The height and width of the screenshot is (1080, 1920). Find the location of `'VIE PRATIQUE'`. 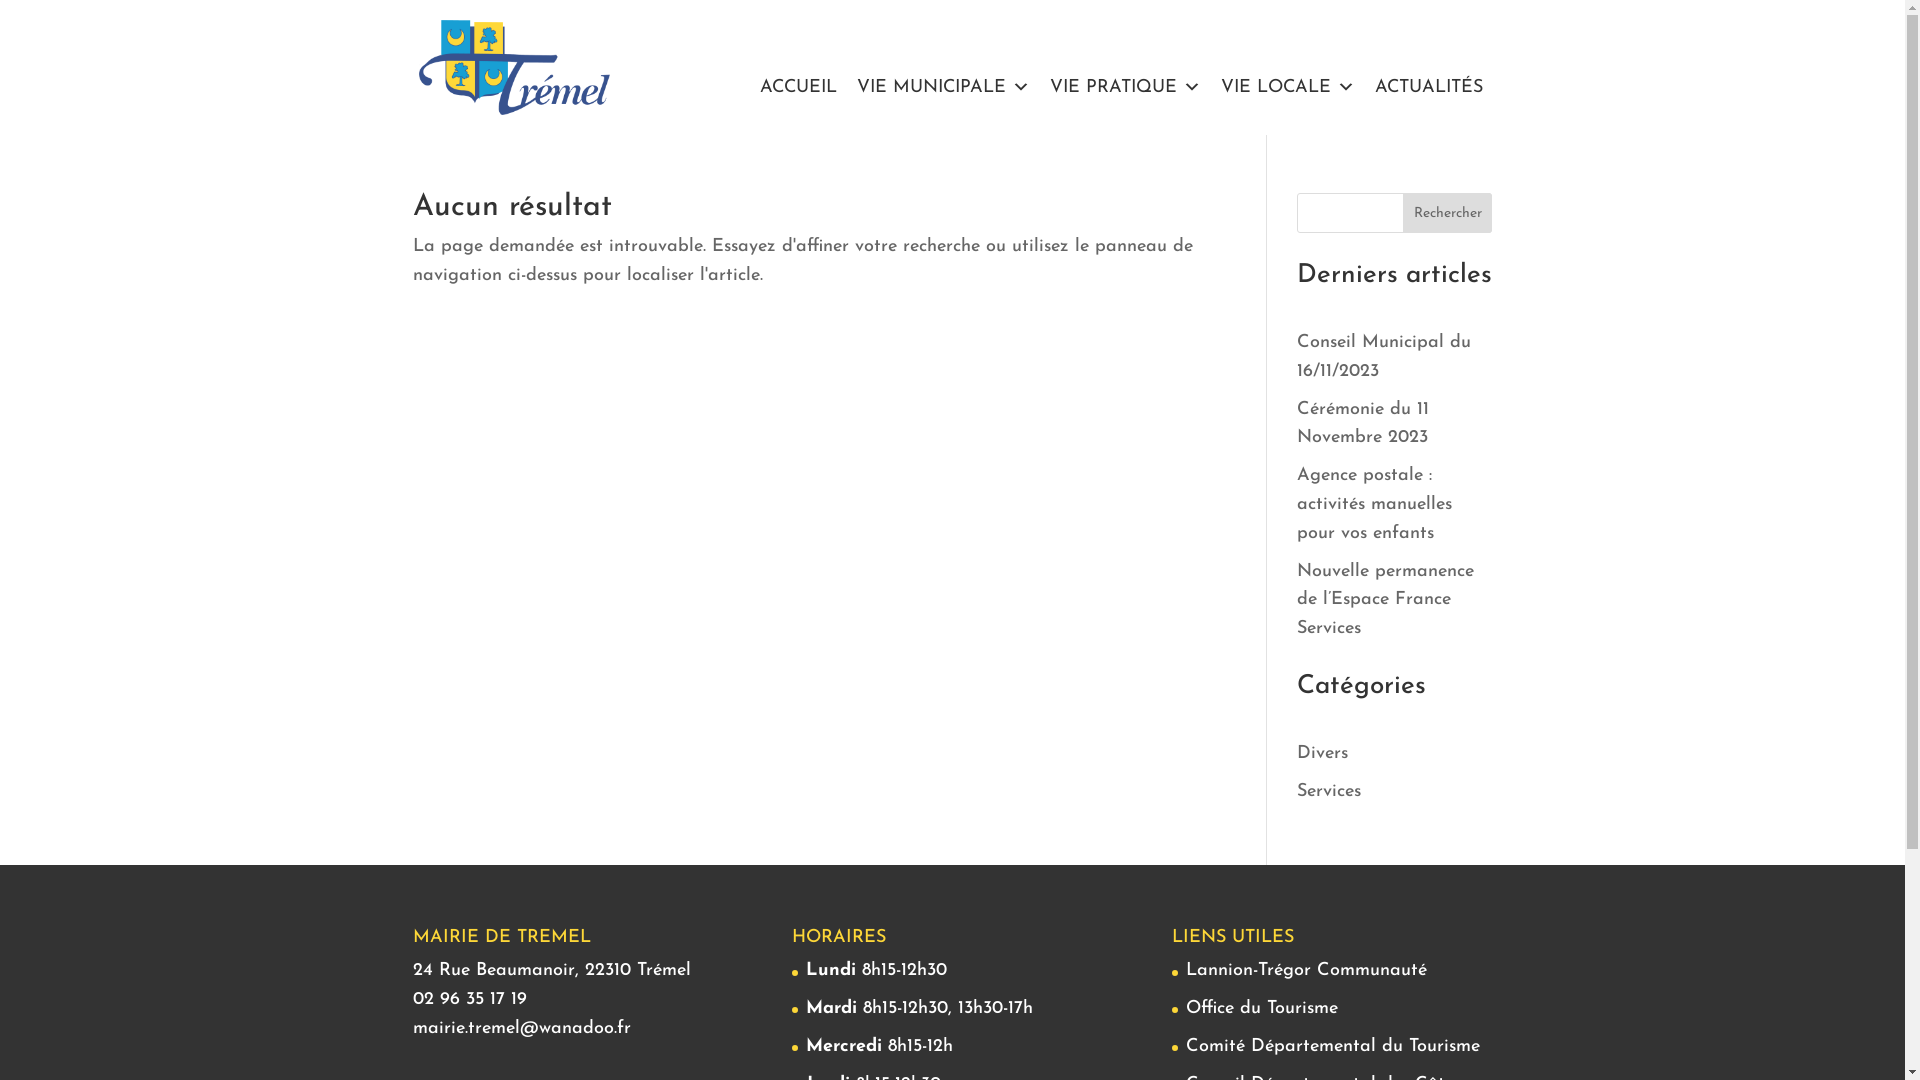

'VIE PRATIQUE' is located at coordinates (1125, 86).